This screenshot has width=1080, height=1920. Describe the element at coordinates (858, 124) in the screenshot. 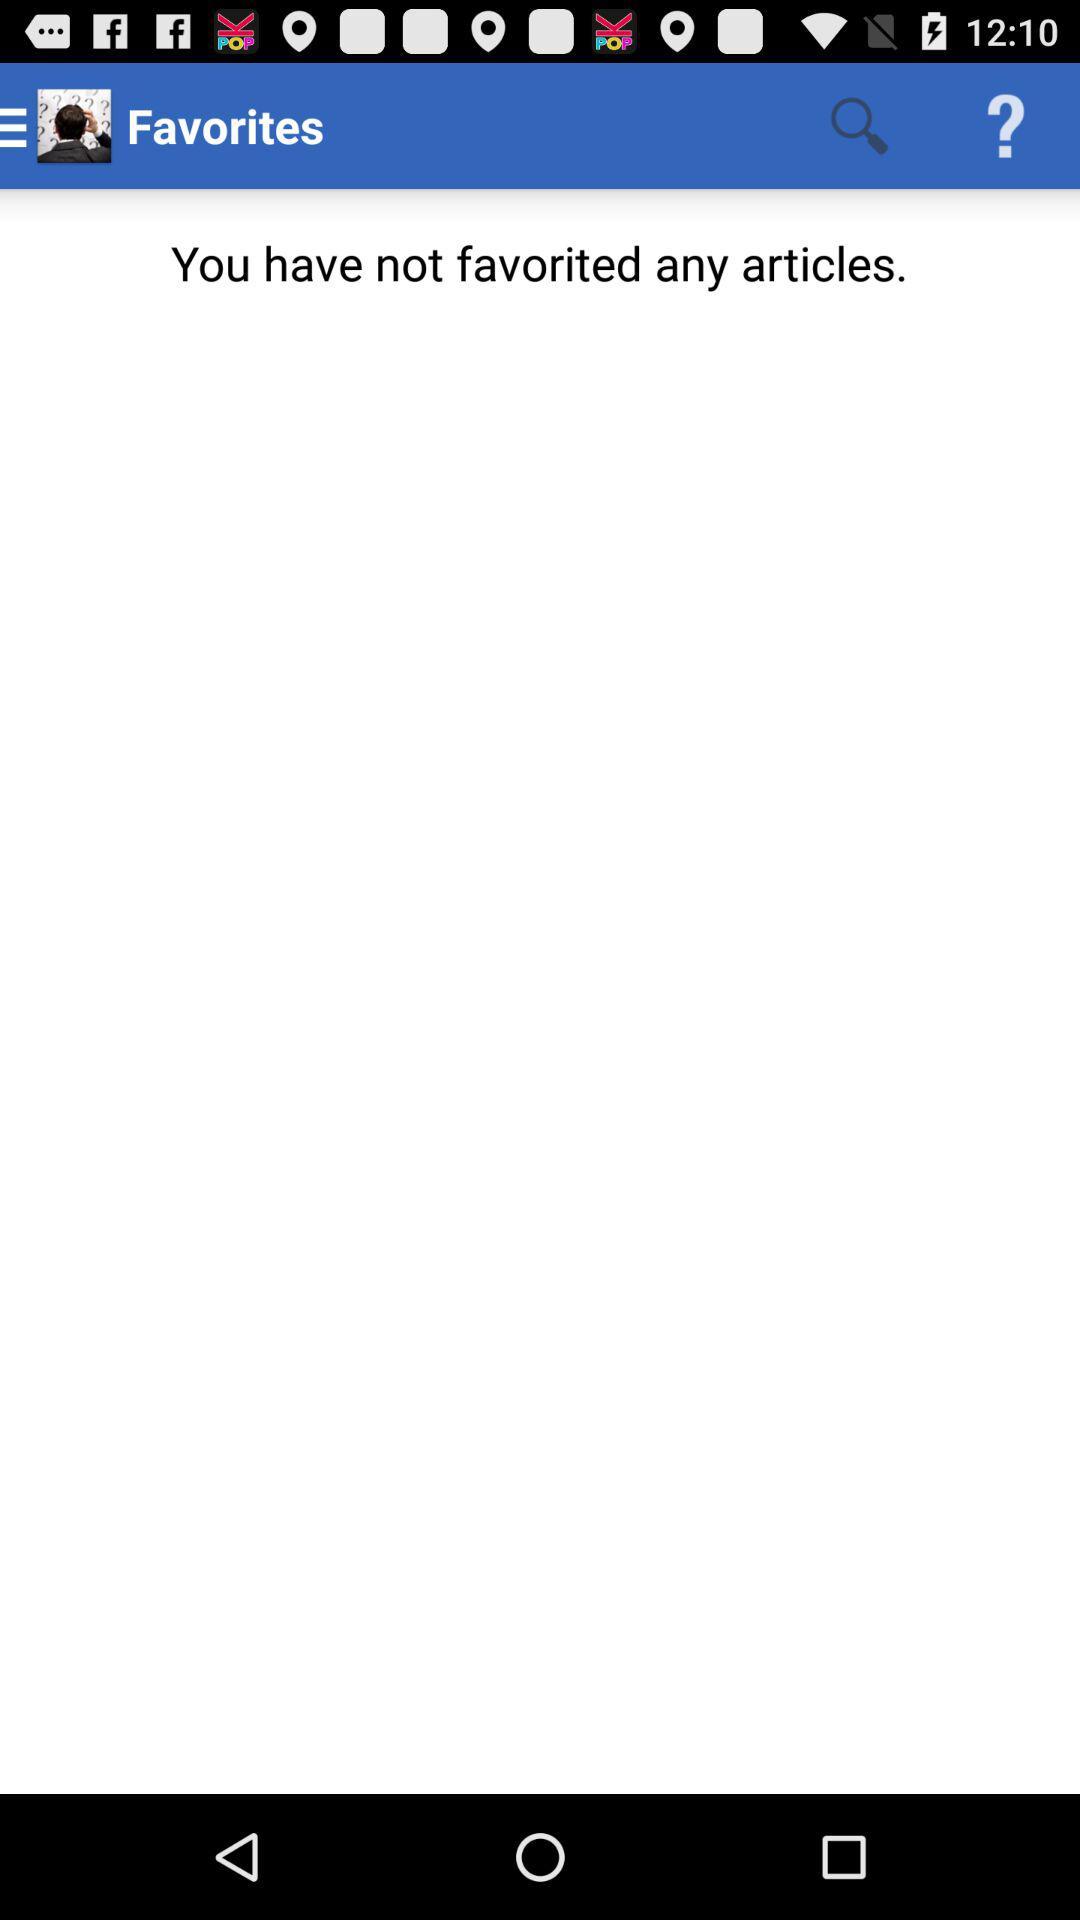

I see `app above the you have not item` at that location.